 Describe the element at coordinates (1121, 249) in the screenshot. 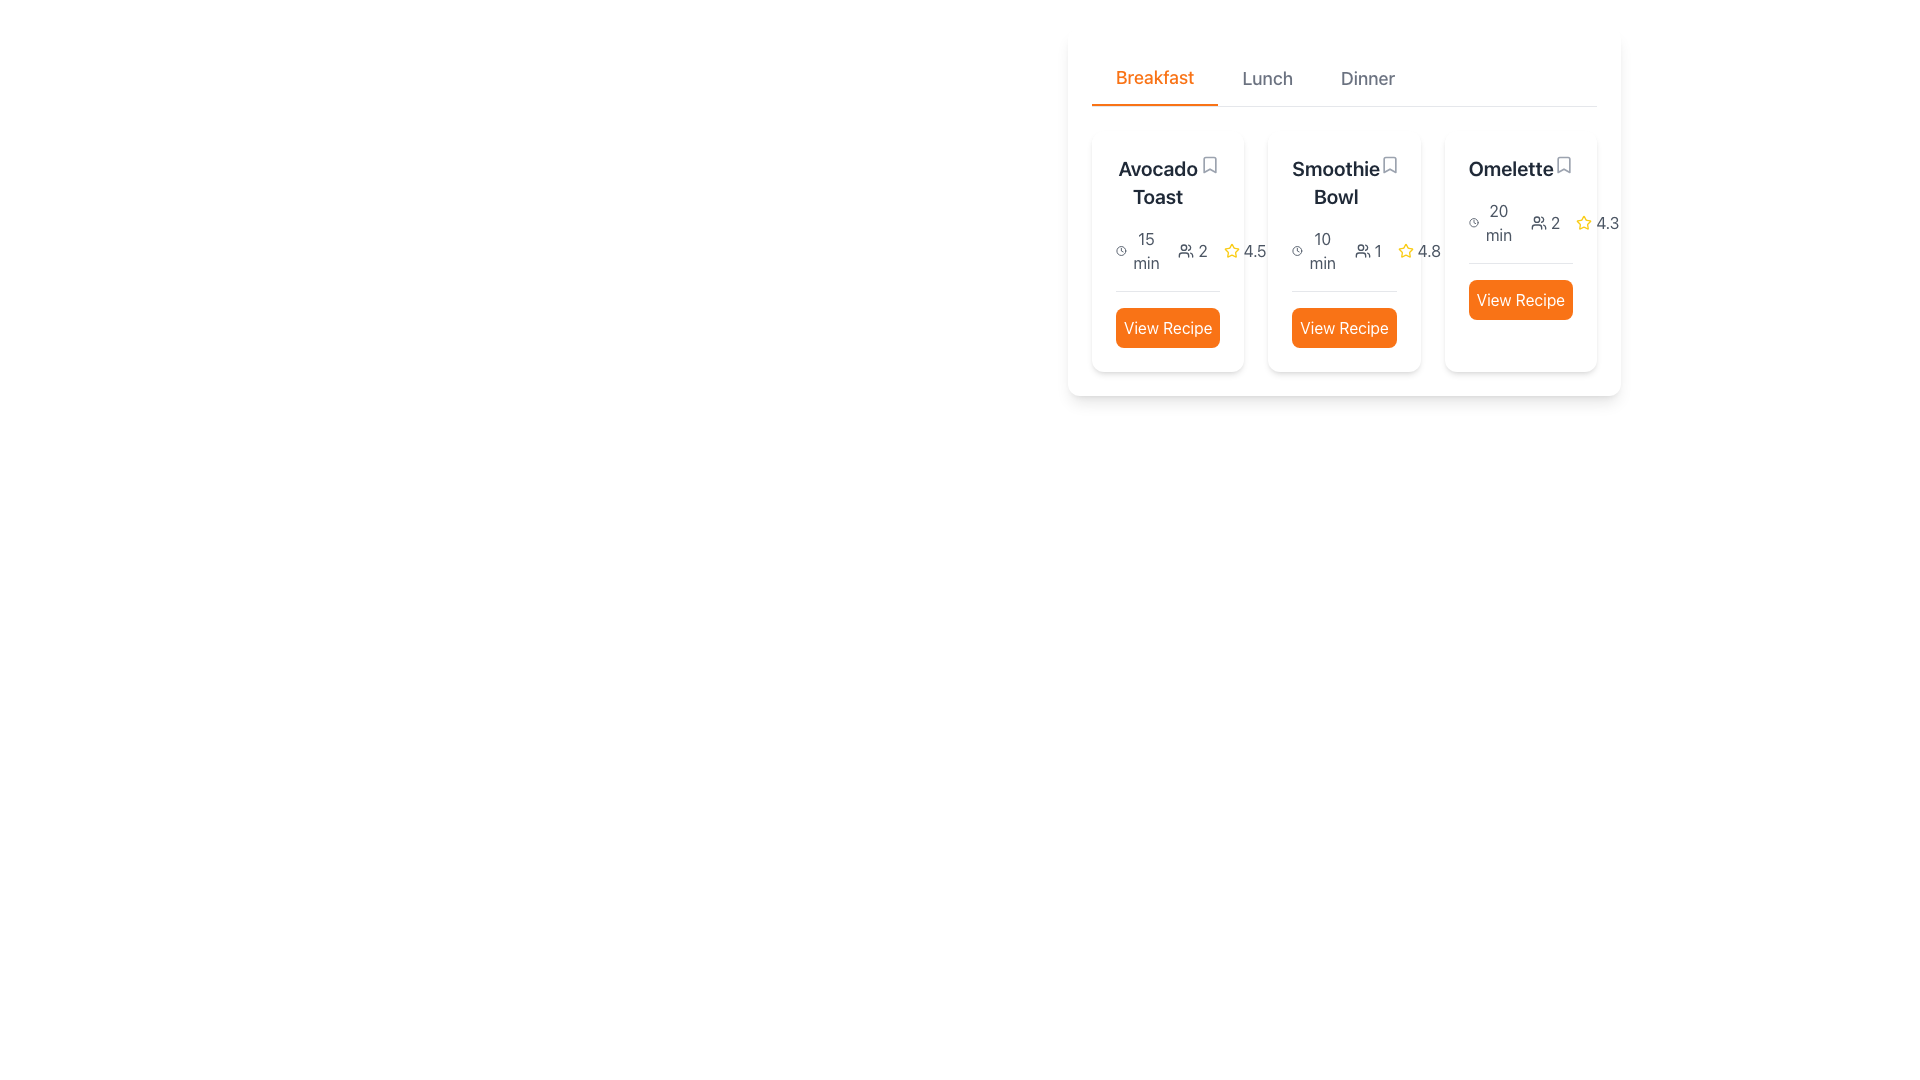

I see `the clock icon, which is styled with circular and pointer components and located leftmost in the '15 min' text grouping` at that location.